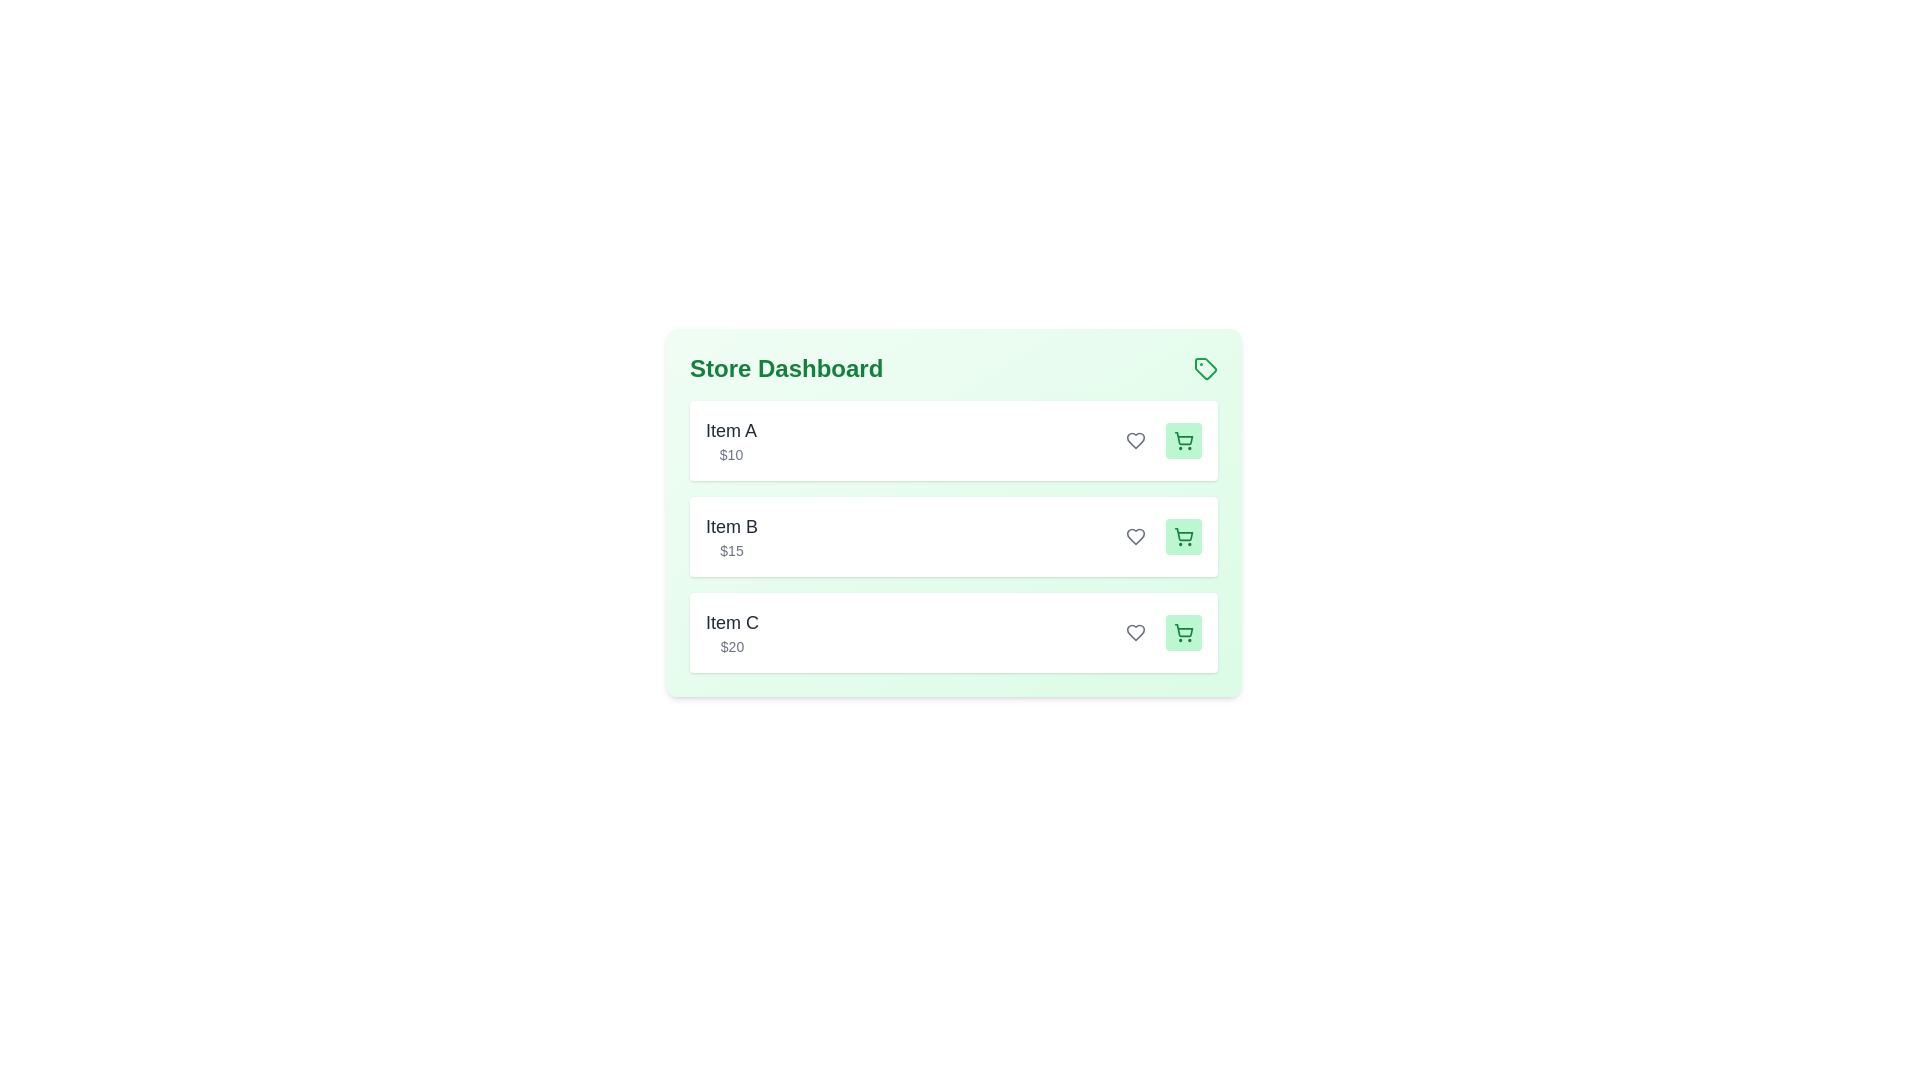 This screenshot has width=1920, height=1080. I want to click on information displayed in the text component located in the second row of the item list, which shows the name and price of the item, so click(731, 535).